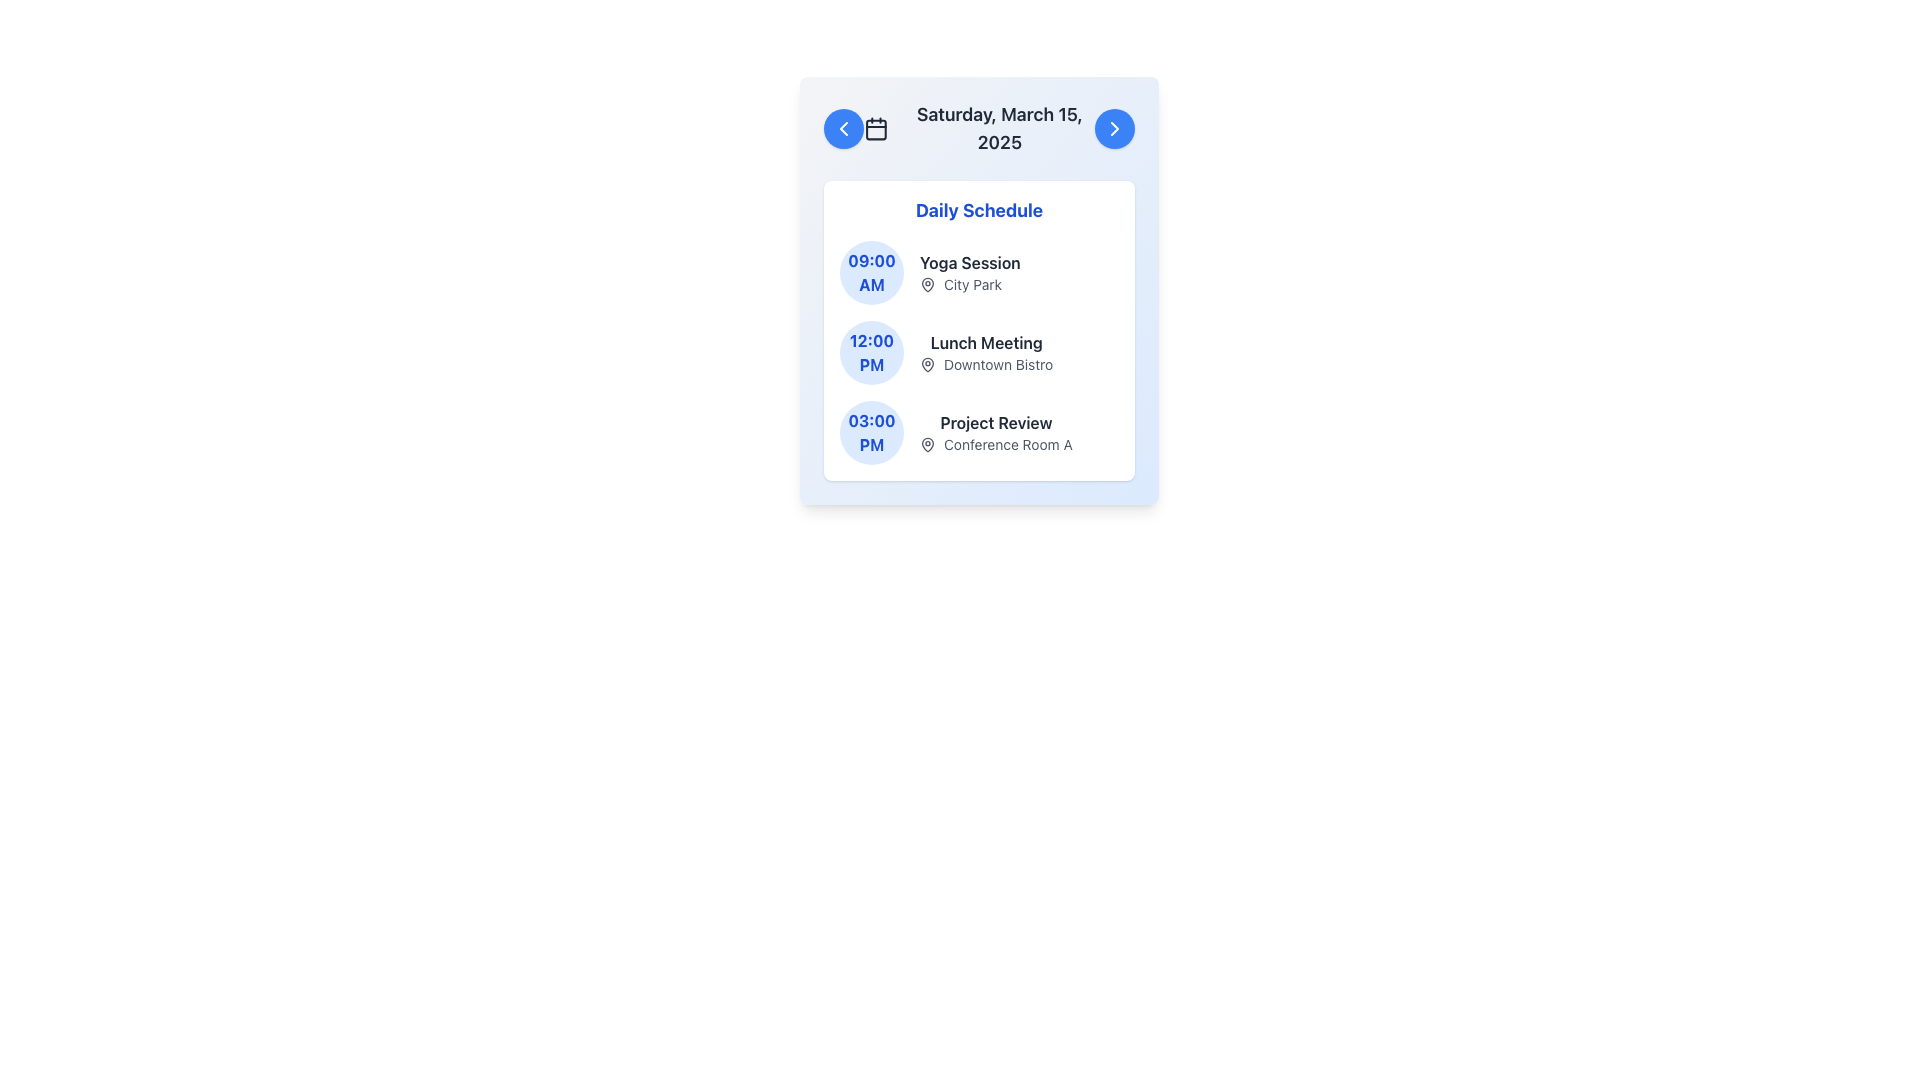 This screenshot has width=1920, height=1080. Describe the element at coordinates (1113, 128) in the screenshot. I see `the chevron-shaped arrow icon inside the circular button in the top-right corner of the card layout` at that location.